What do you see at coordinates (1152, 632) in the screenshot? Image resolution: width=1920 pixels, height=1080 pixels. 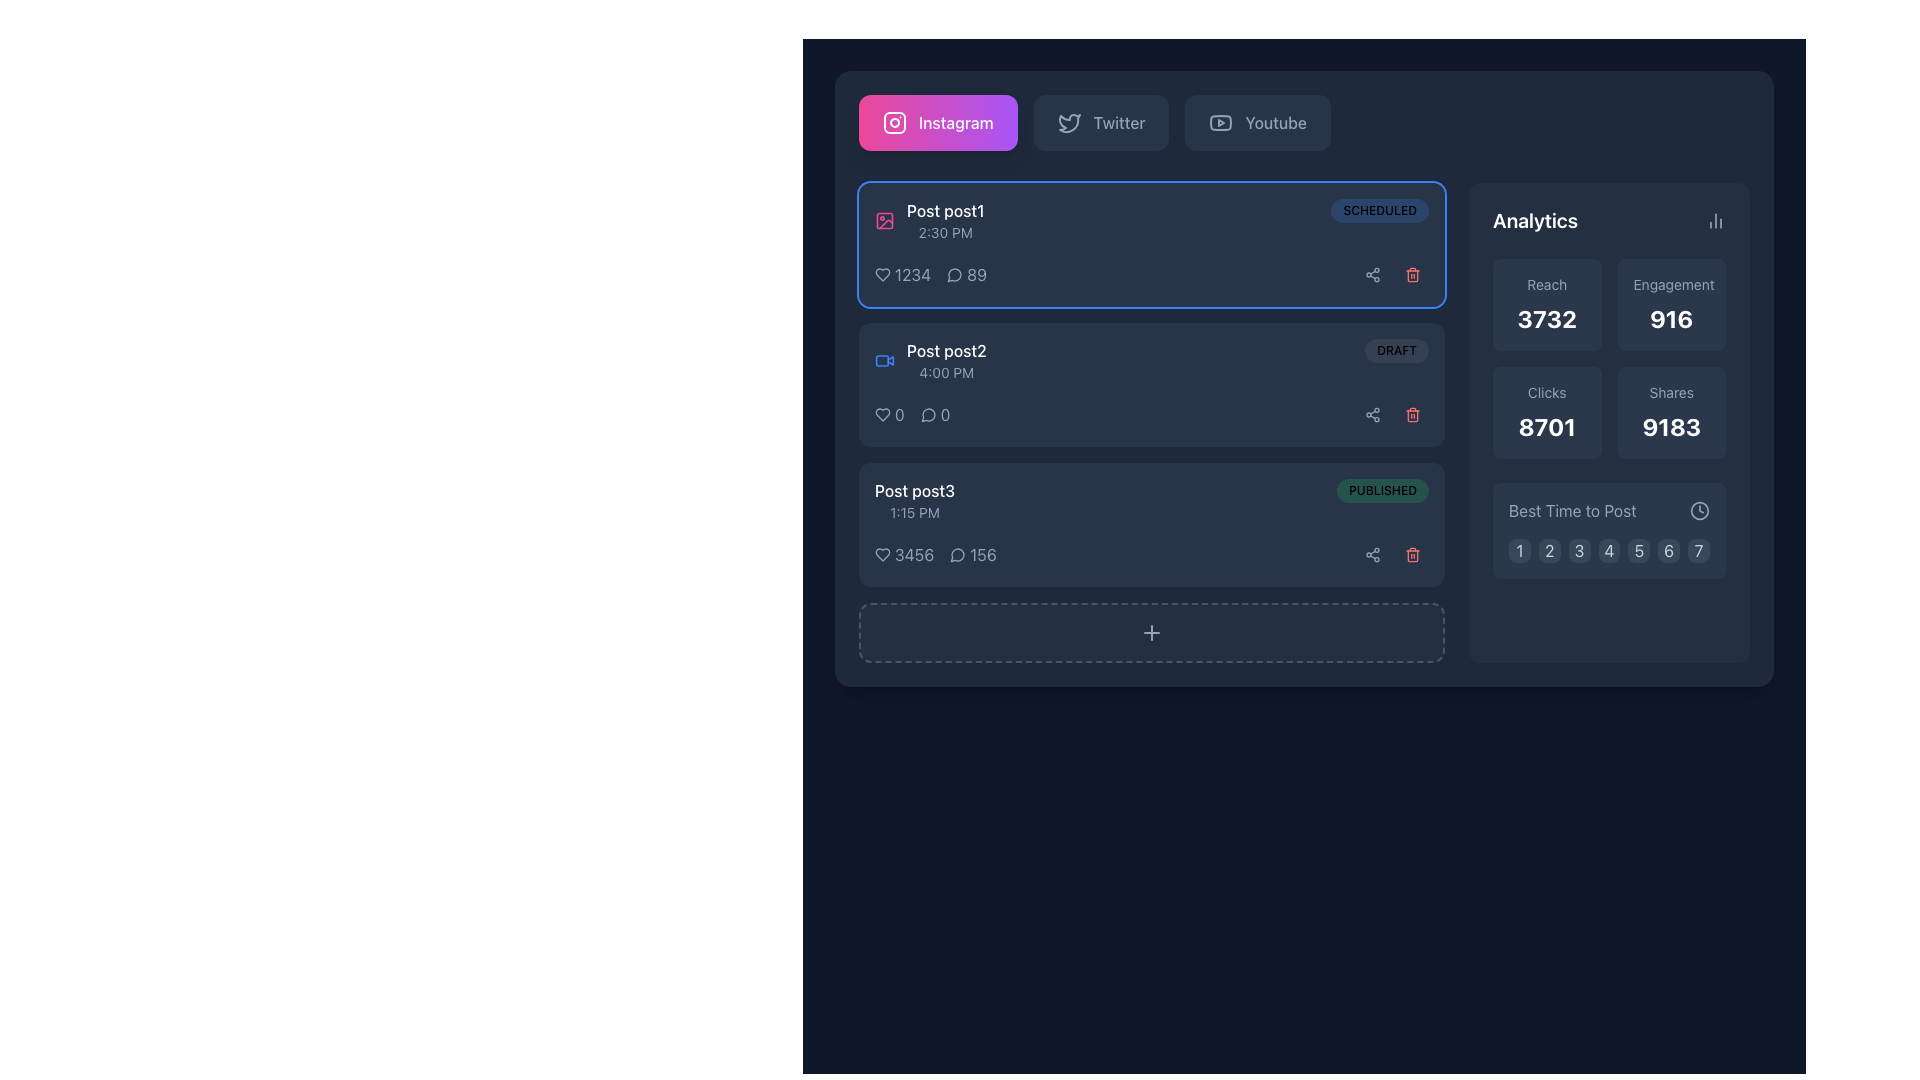 I see `the '+' icon button located at the bottom of the post panel to trigger a visual effect` at bounding box center [1152, 632].